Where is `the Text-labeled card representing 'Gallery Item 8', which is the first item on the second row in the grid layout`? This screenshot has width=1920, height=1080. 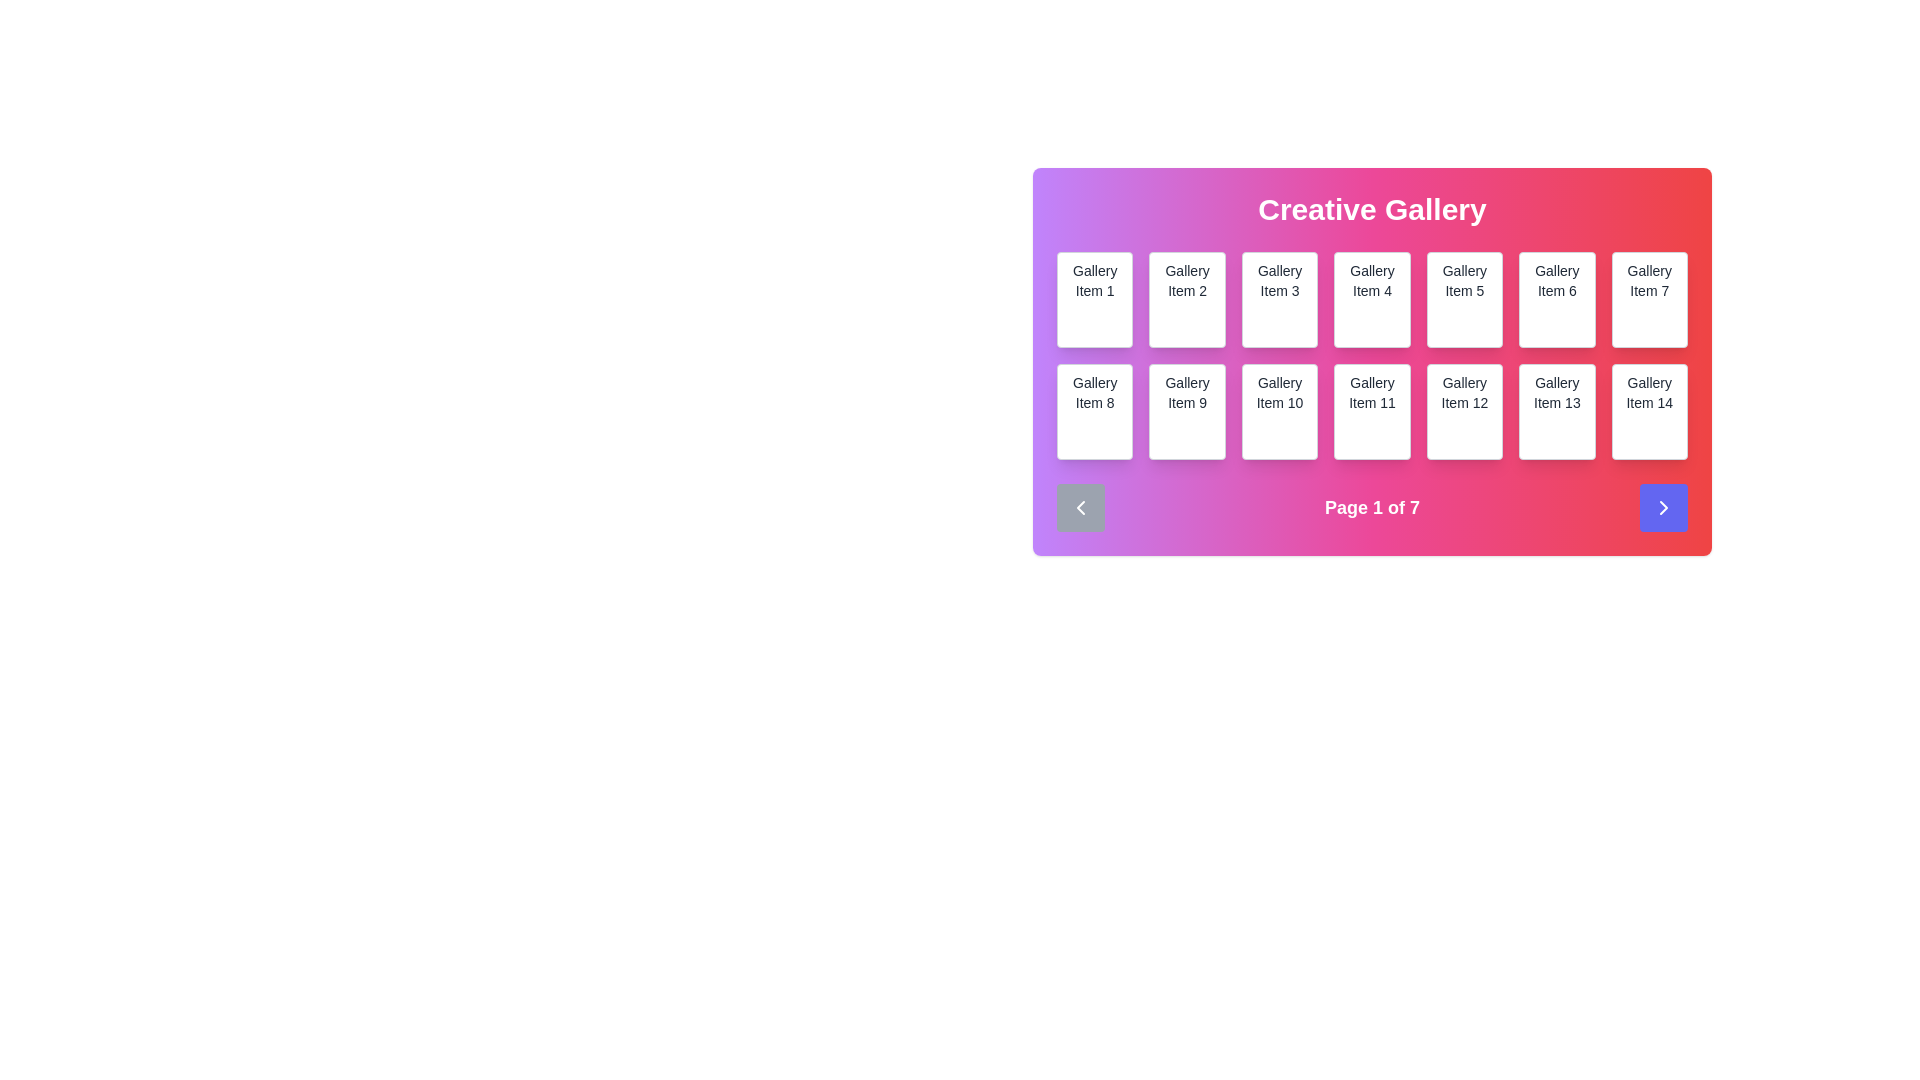 the Text-labeled card representing 'Gallery Item 8', which is the first item on the second row in the grid layout is located at coordinates (1094, 411).